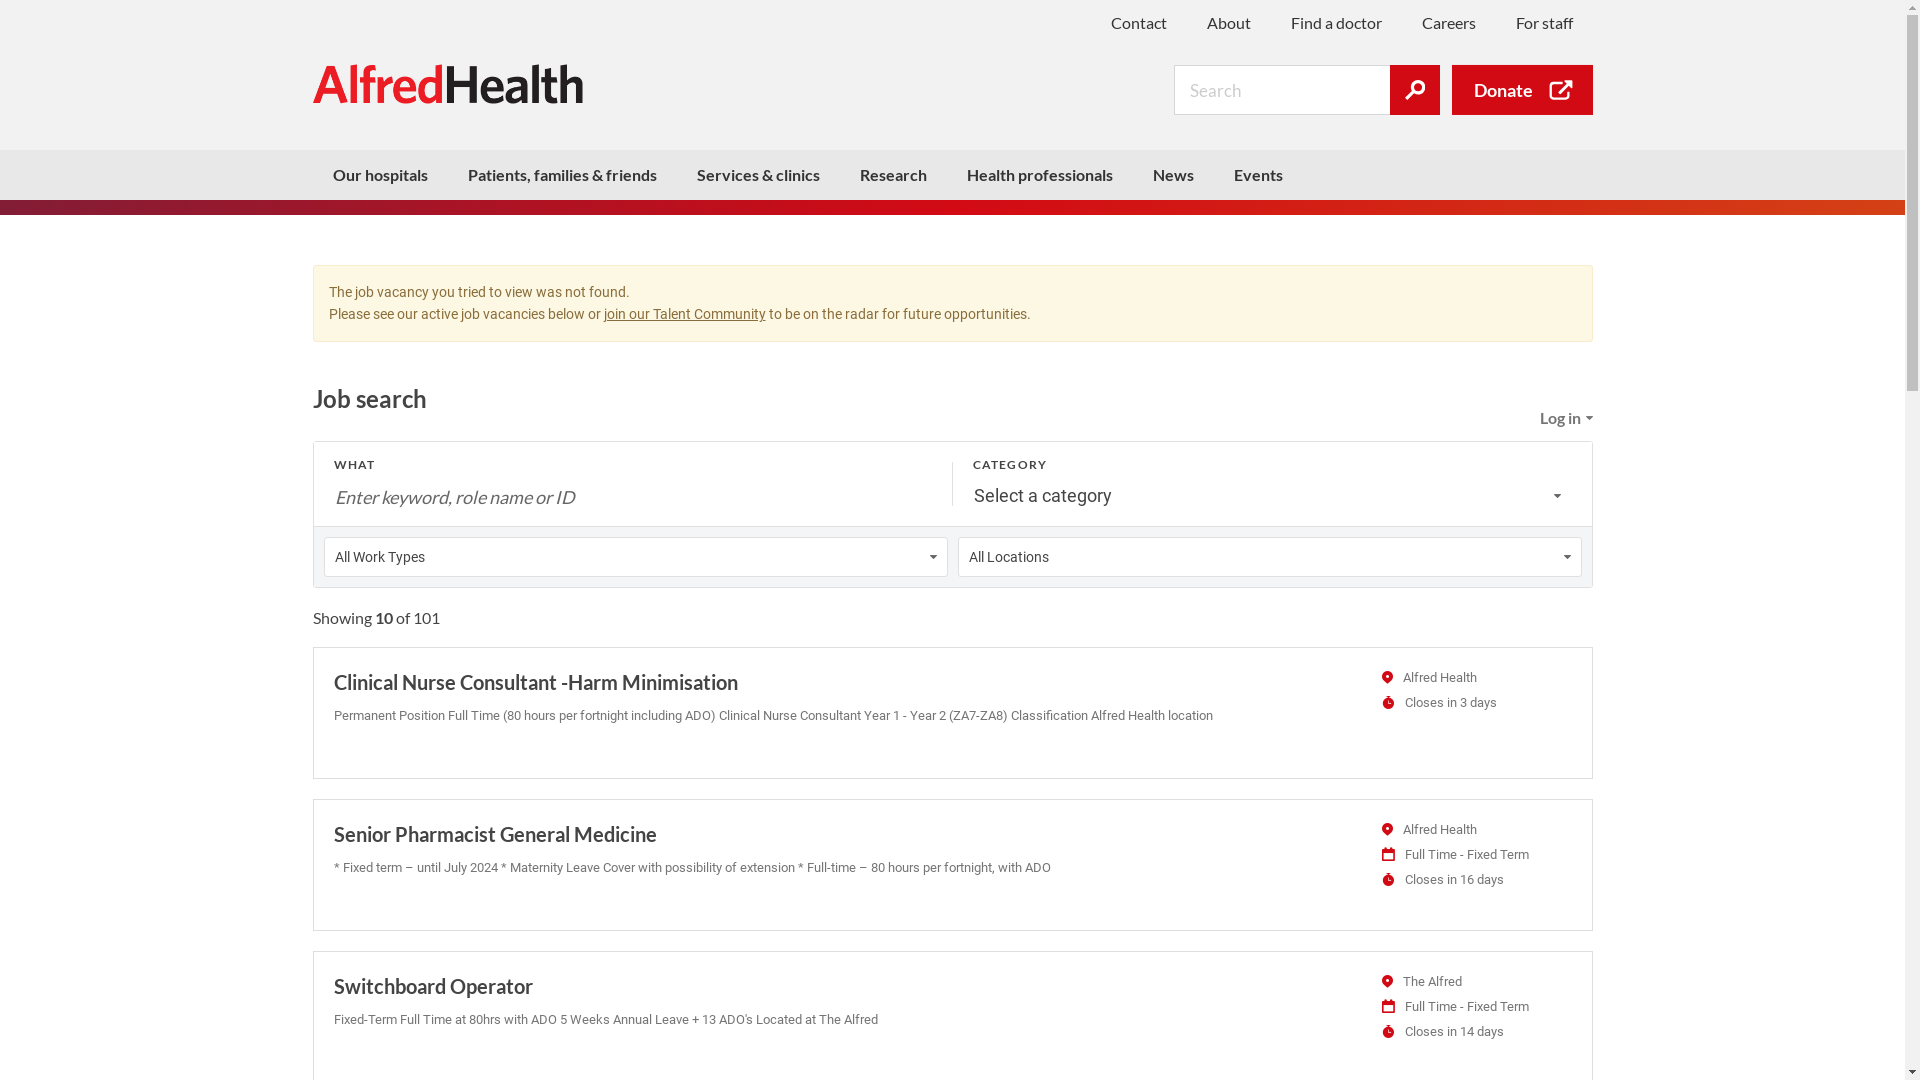 This screenshot has height=1080, width=1920. What do you see at coordinates (1137, 22) in the screenshot?
I see `'Contact'` at bounding box center [1137, 22].